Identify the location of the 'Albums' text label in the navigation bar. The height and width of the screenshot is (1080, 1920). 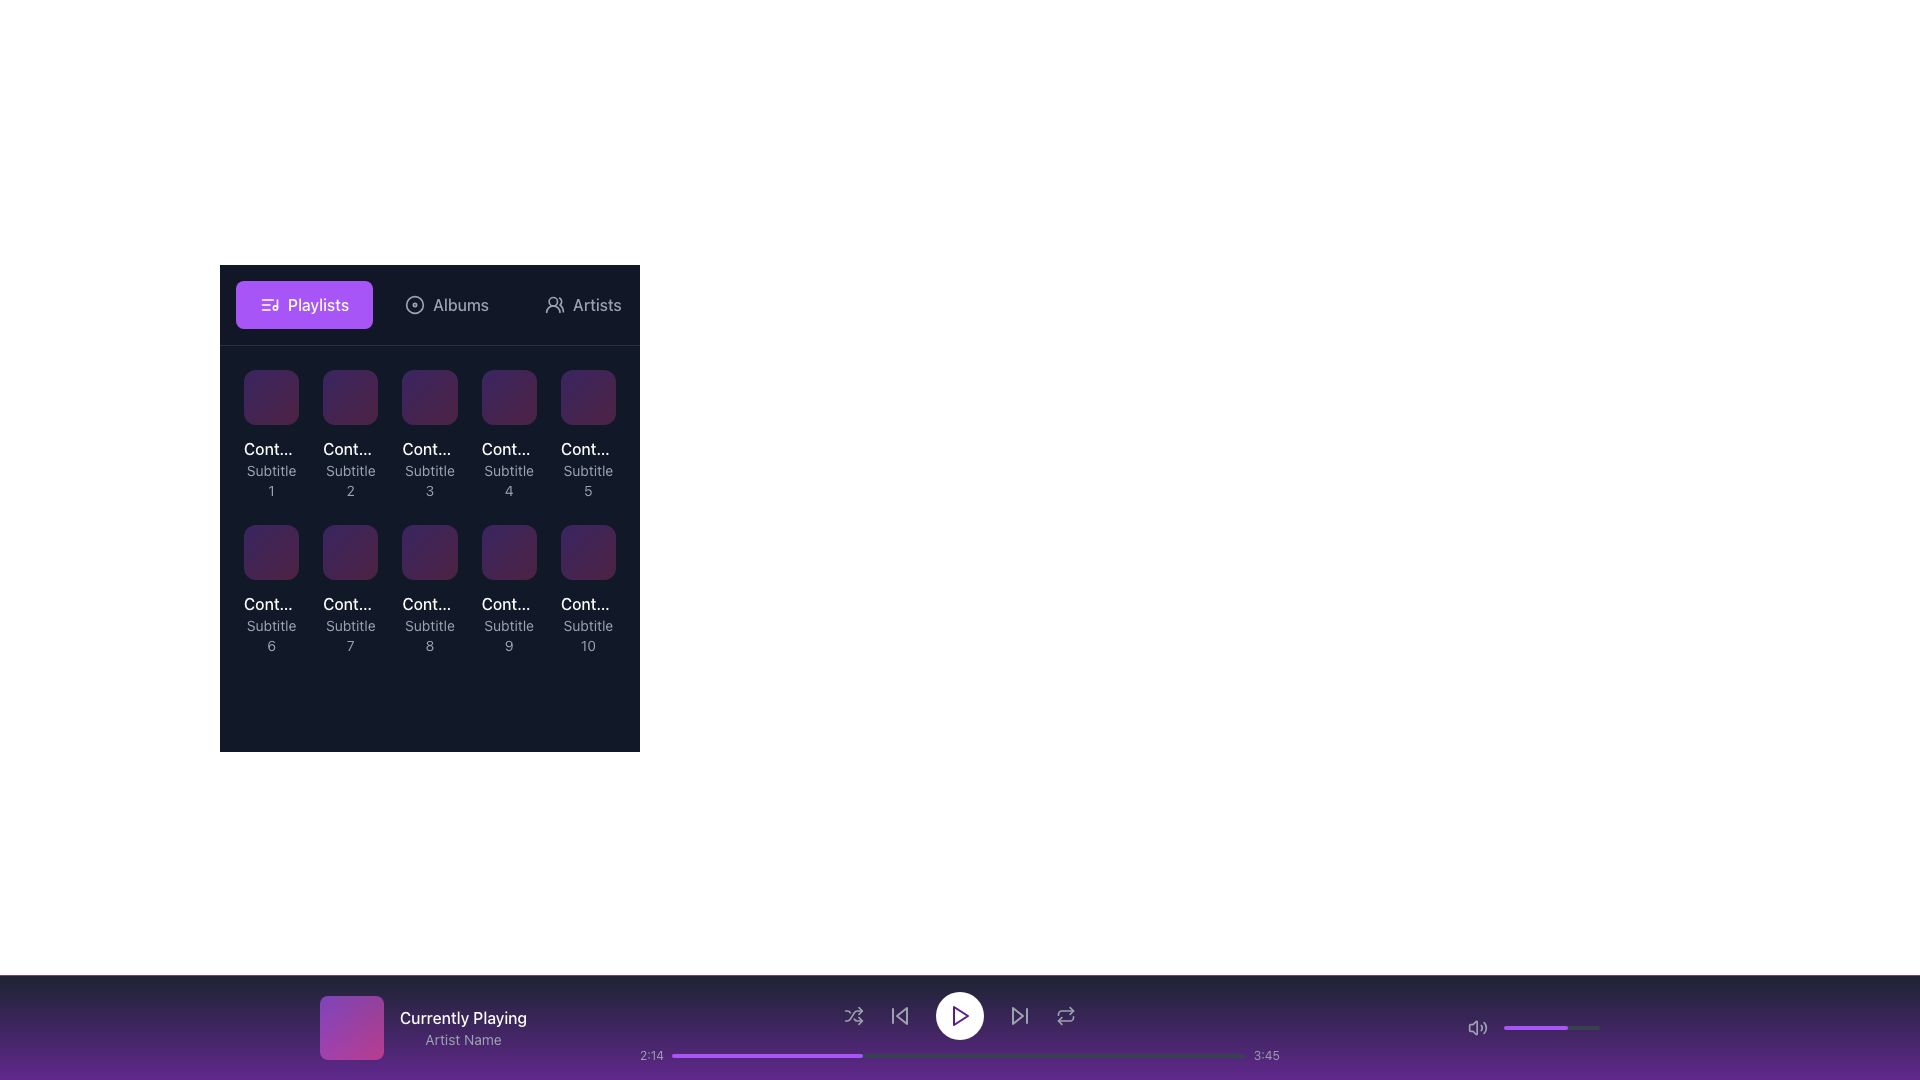
(459, 304).